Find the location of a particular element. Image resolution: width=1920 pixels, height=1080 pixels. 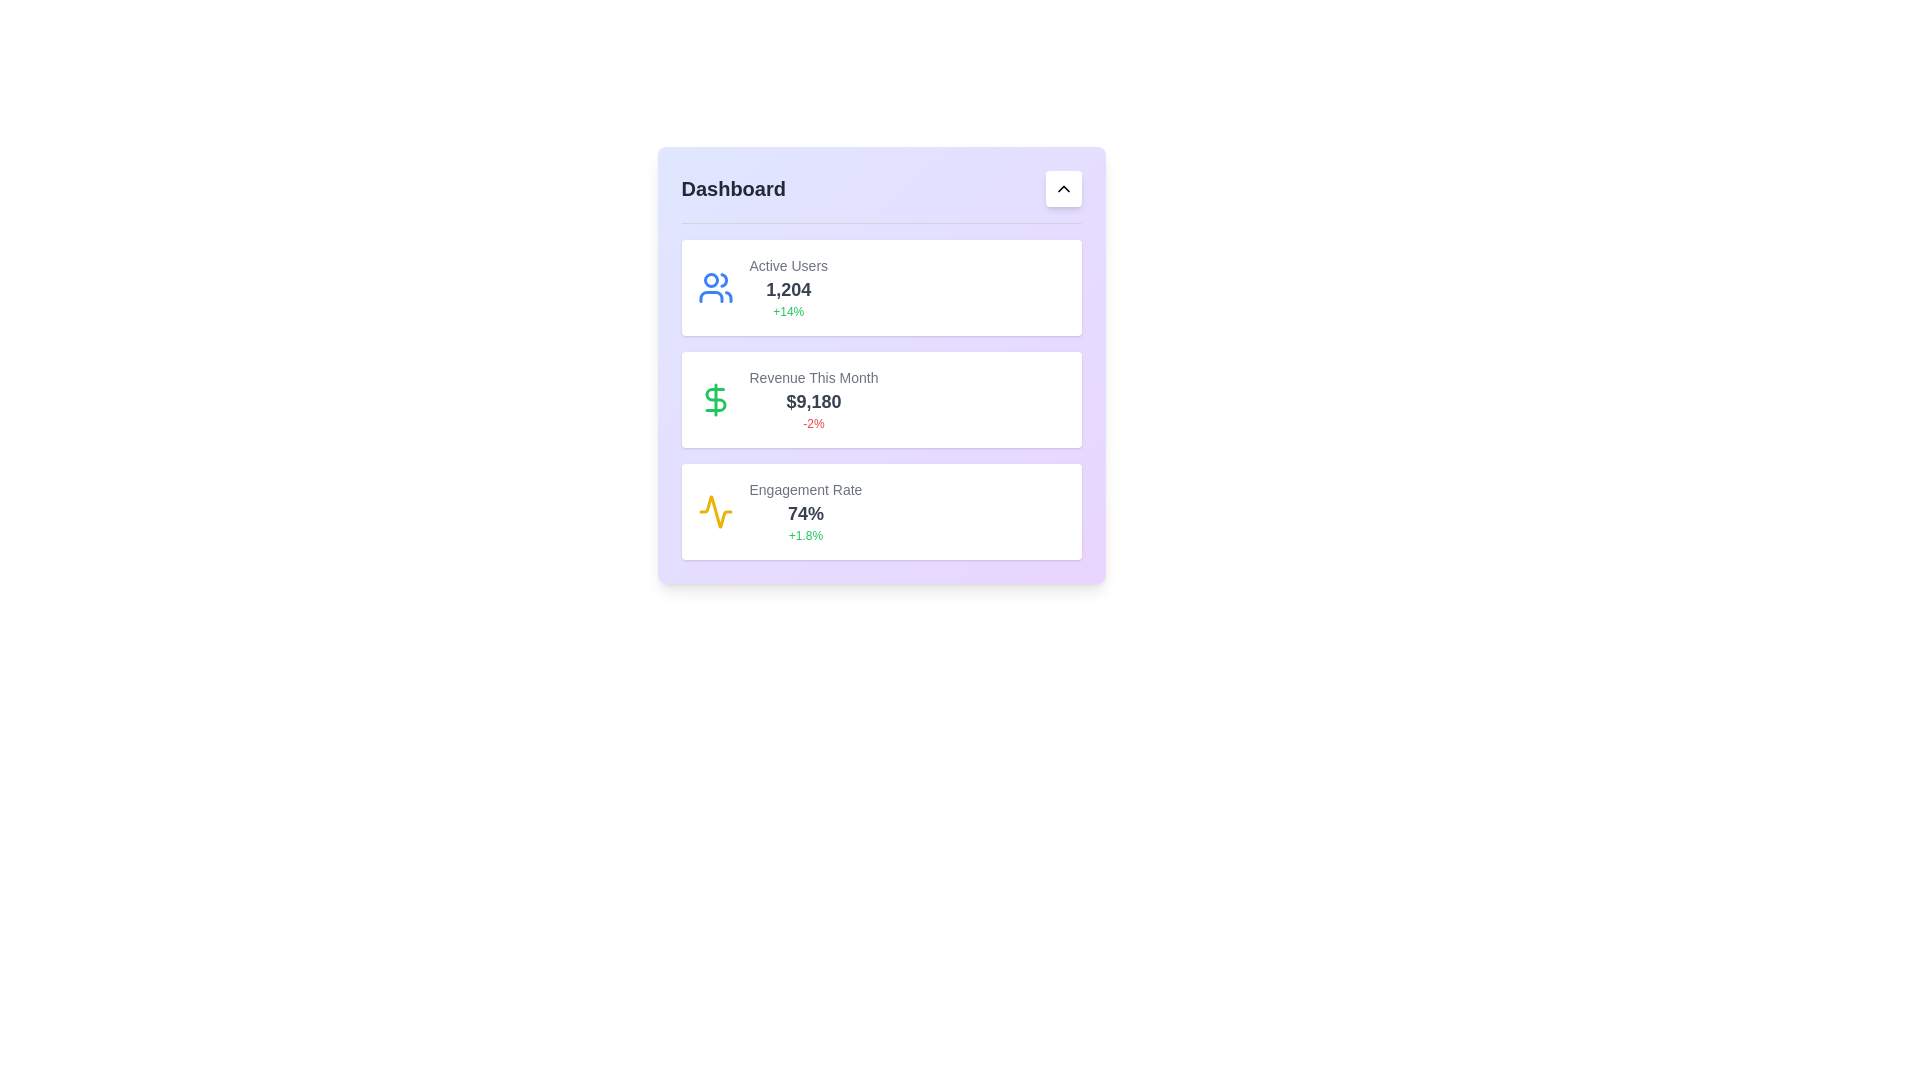

the Card displaying the engagement statistic, which shows 'Engagement Rate' and '74%' in bold, located below the 'Active Users' and 'Revenue This Month' cards is located at coordinates (880, 511).